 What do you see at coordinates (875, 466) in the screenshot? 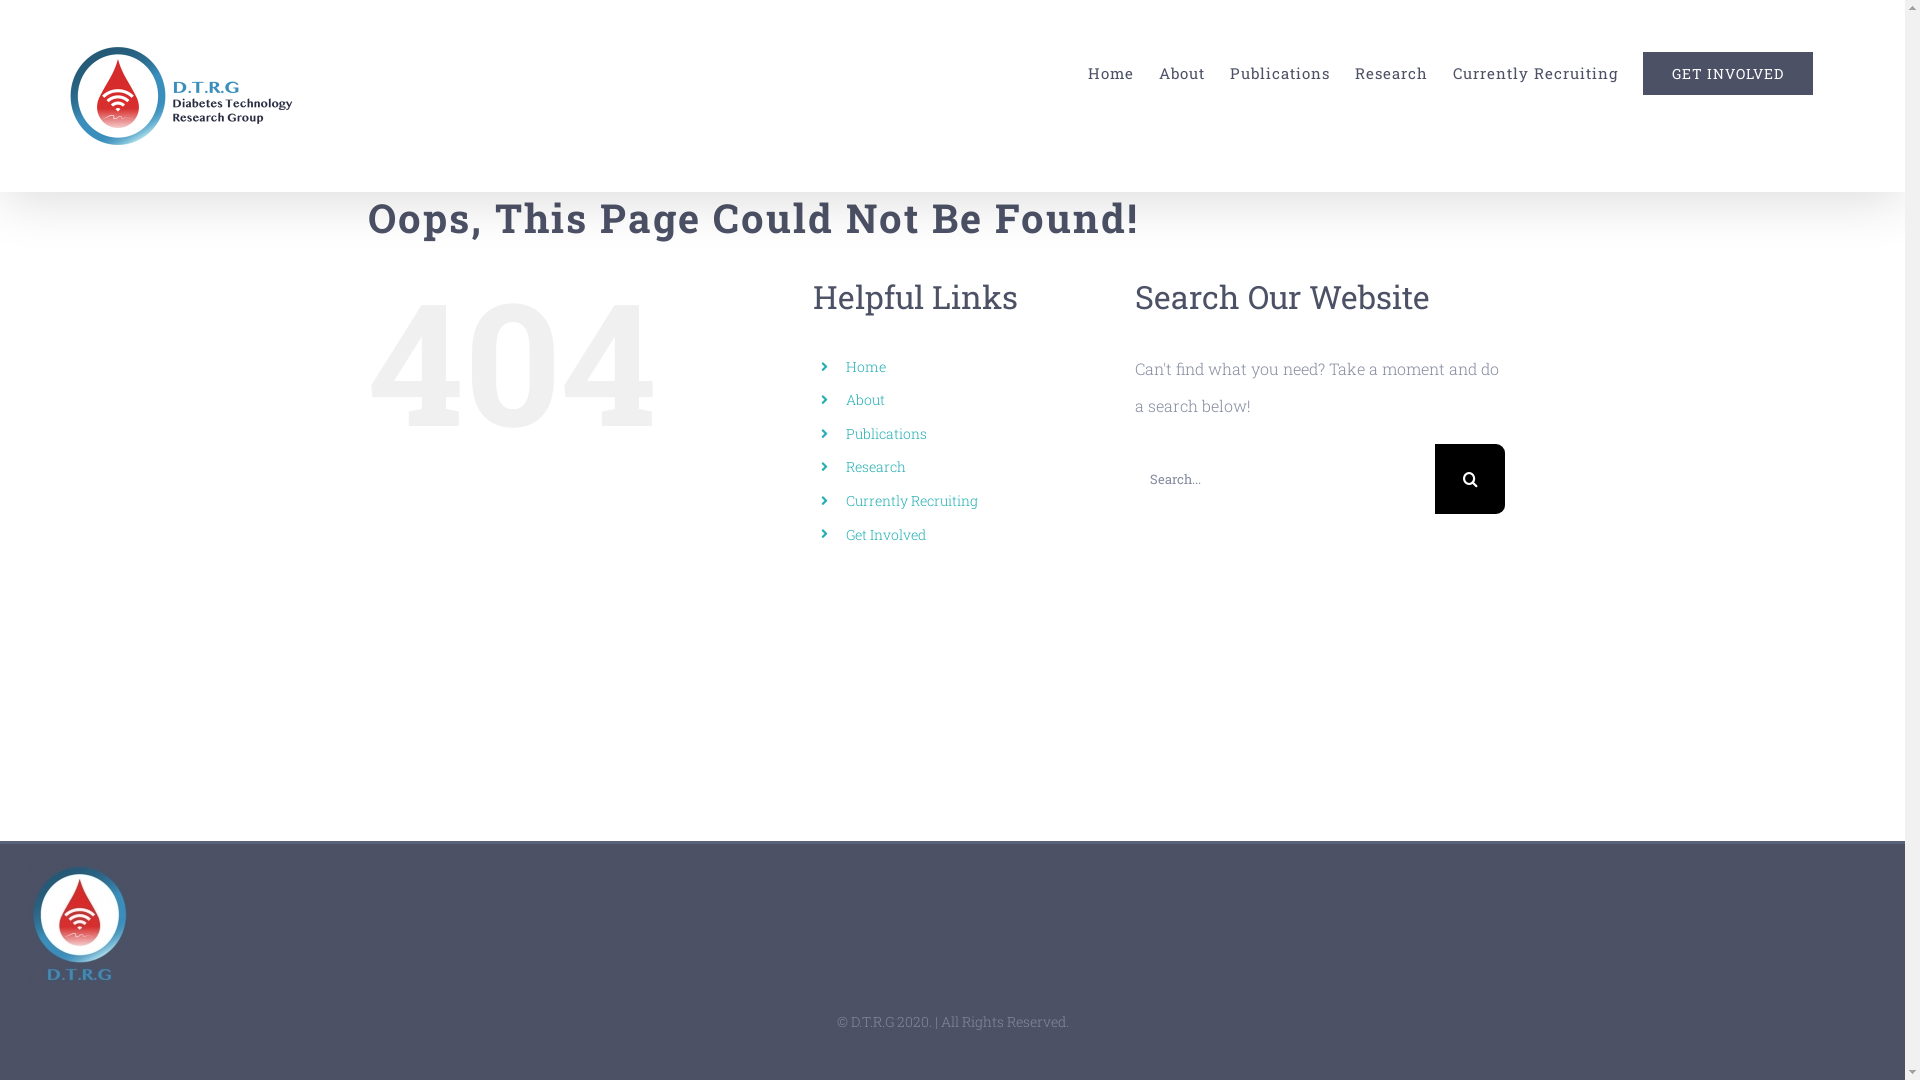
I see `'Research'` at bounding box center [875, 466].